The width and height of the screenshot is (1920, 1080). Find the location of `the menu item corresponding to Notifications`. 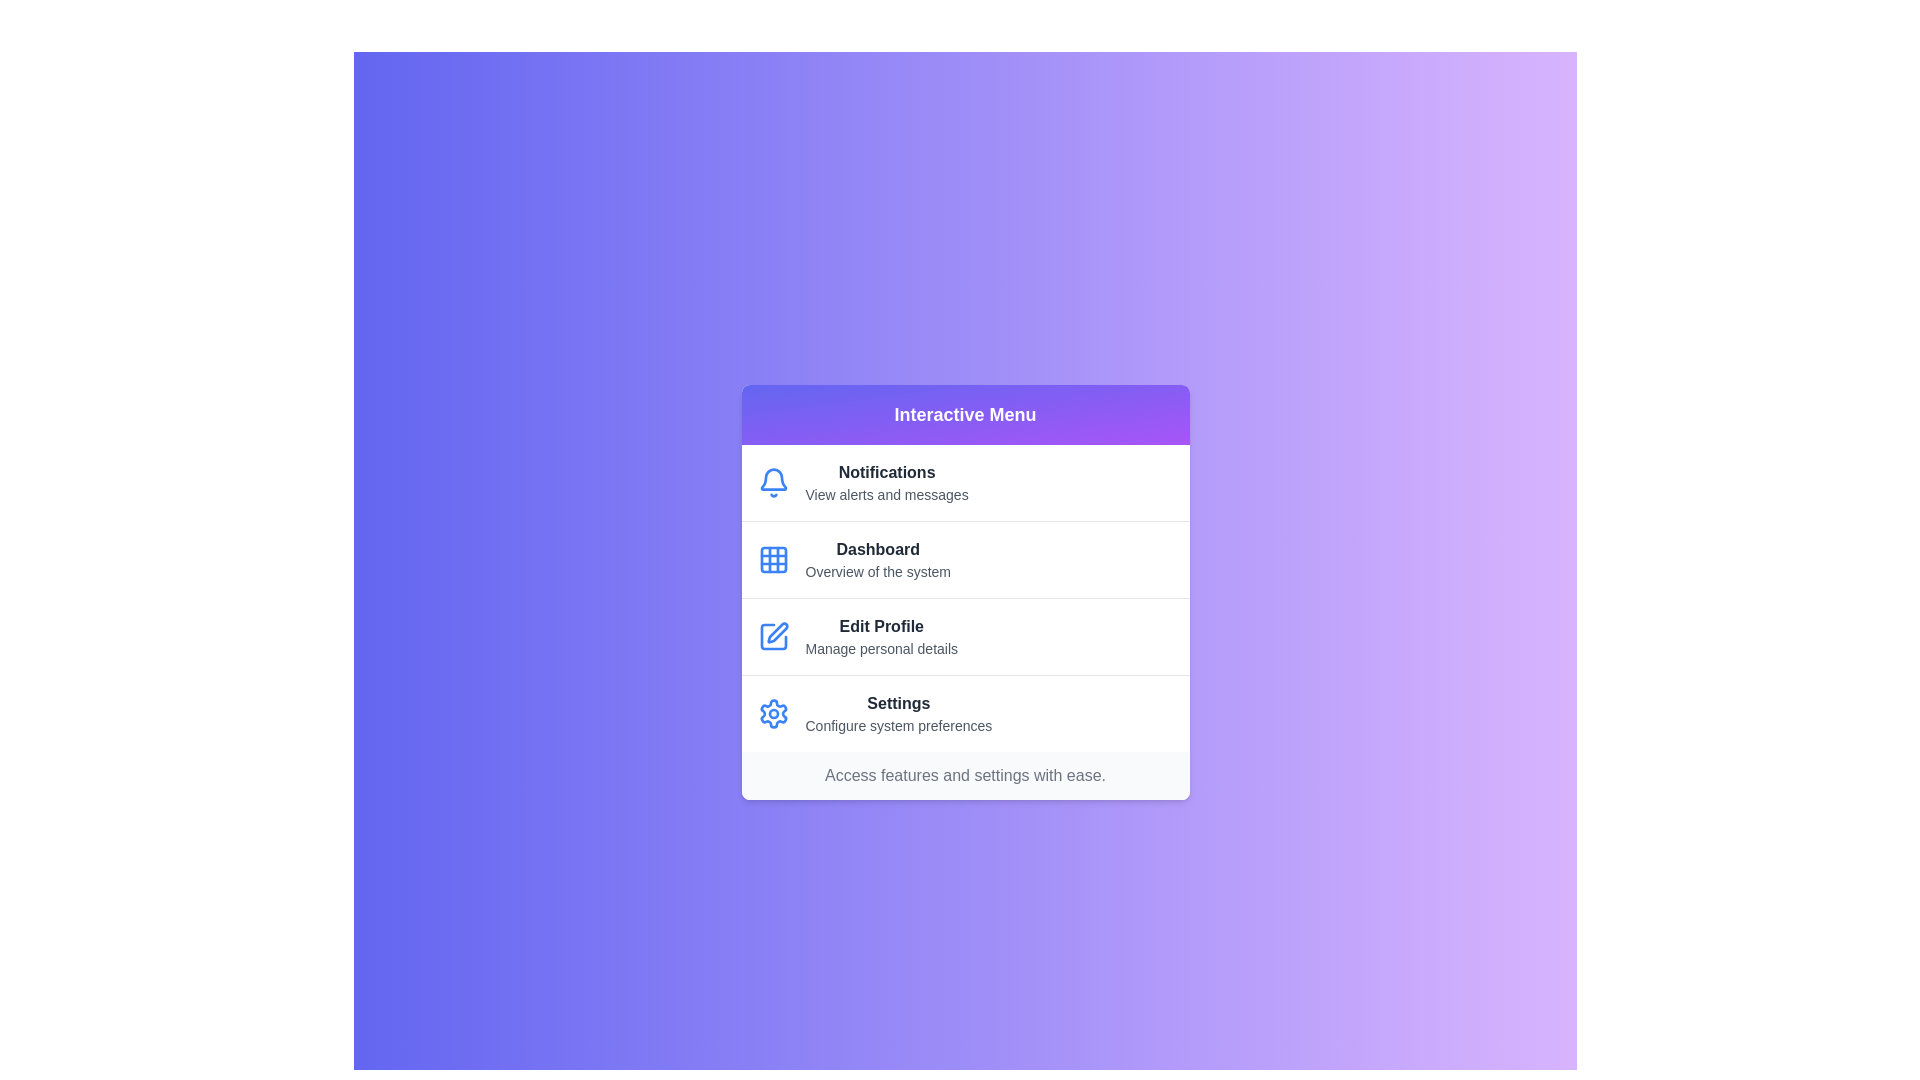

the menu item corresponding to Notifications is located at coordinates (965, 482).